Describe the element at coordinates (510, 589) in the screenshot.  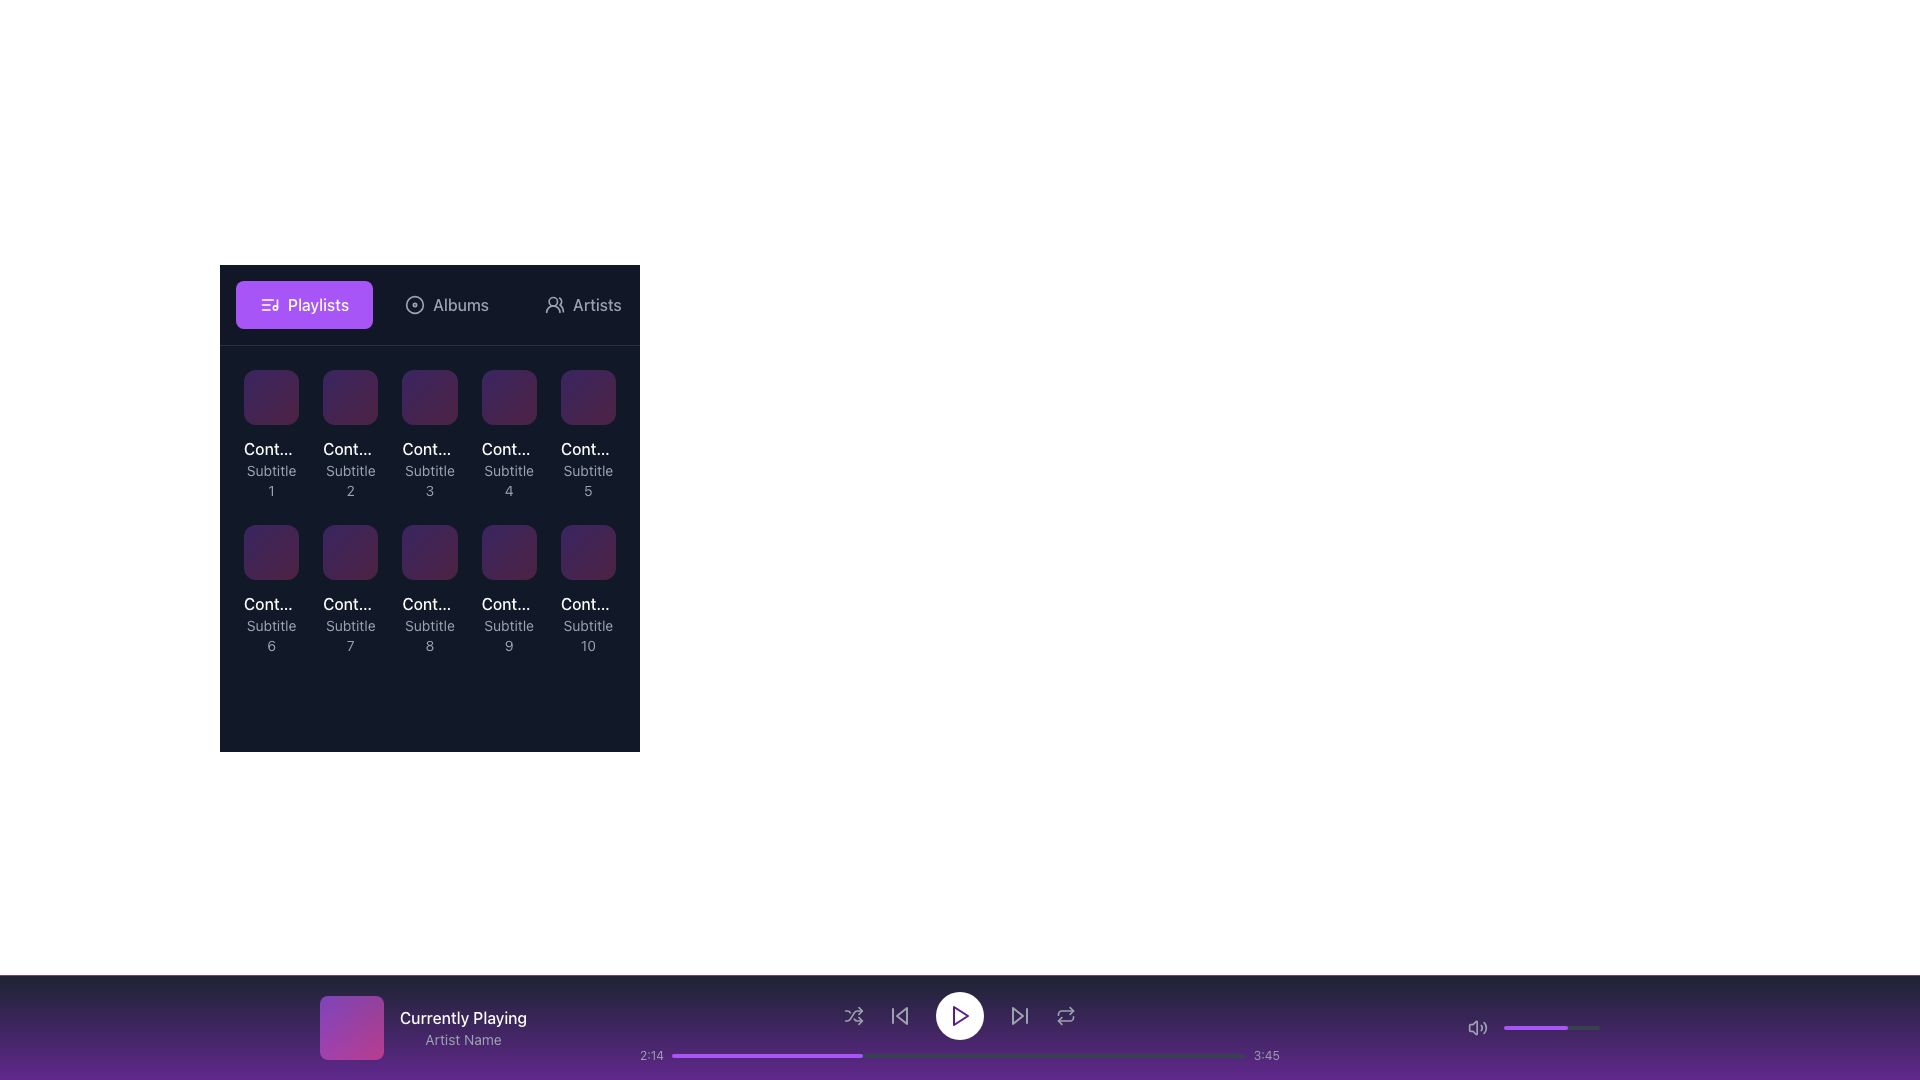
I see `the play button icon located in the middle of the ninth item in the grid to initiate playback` at that location.